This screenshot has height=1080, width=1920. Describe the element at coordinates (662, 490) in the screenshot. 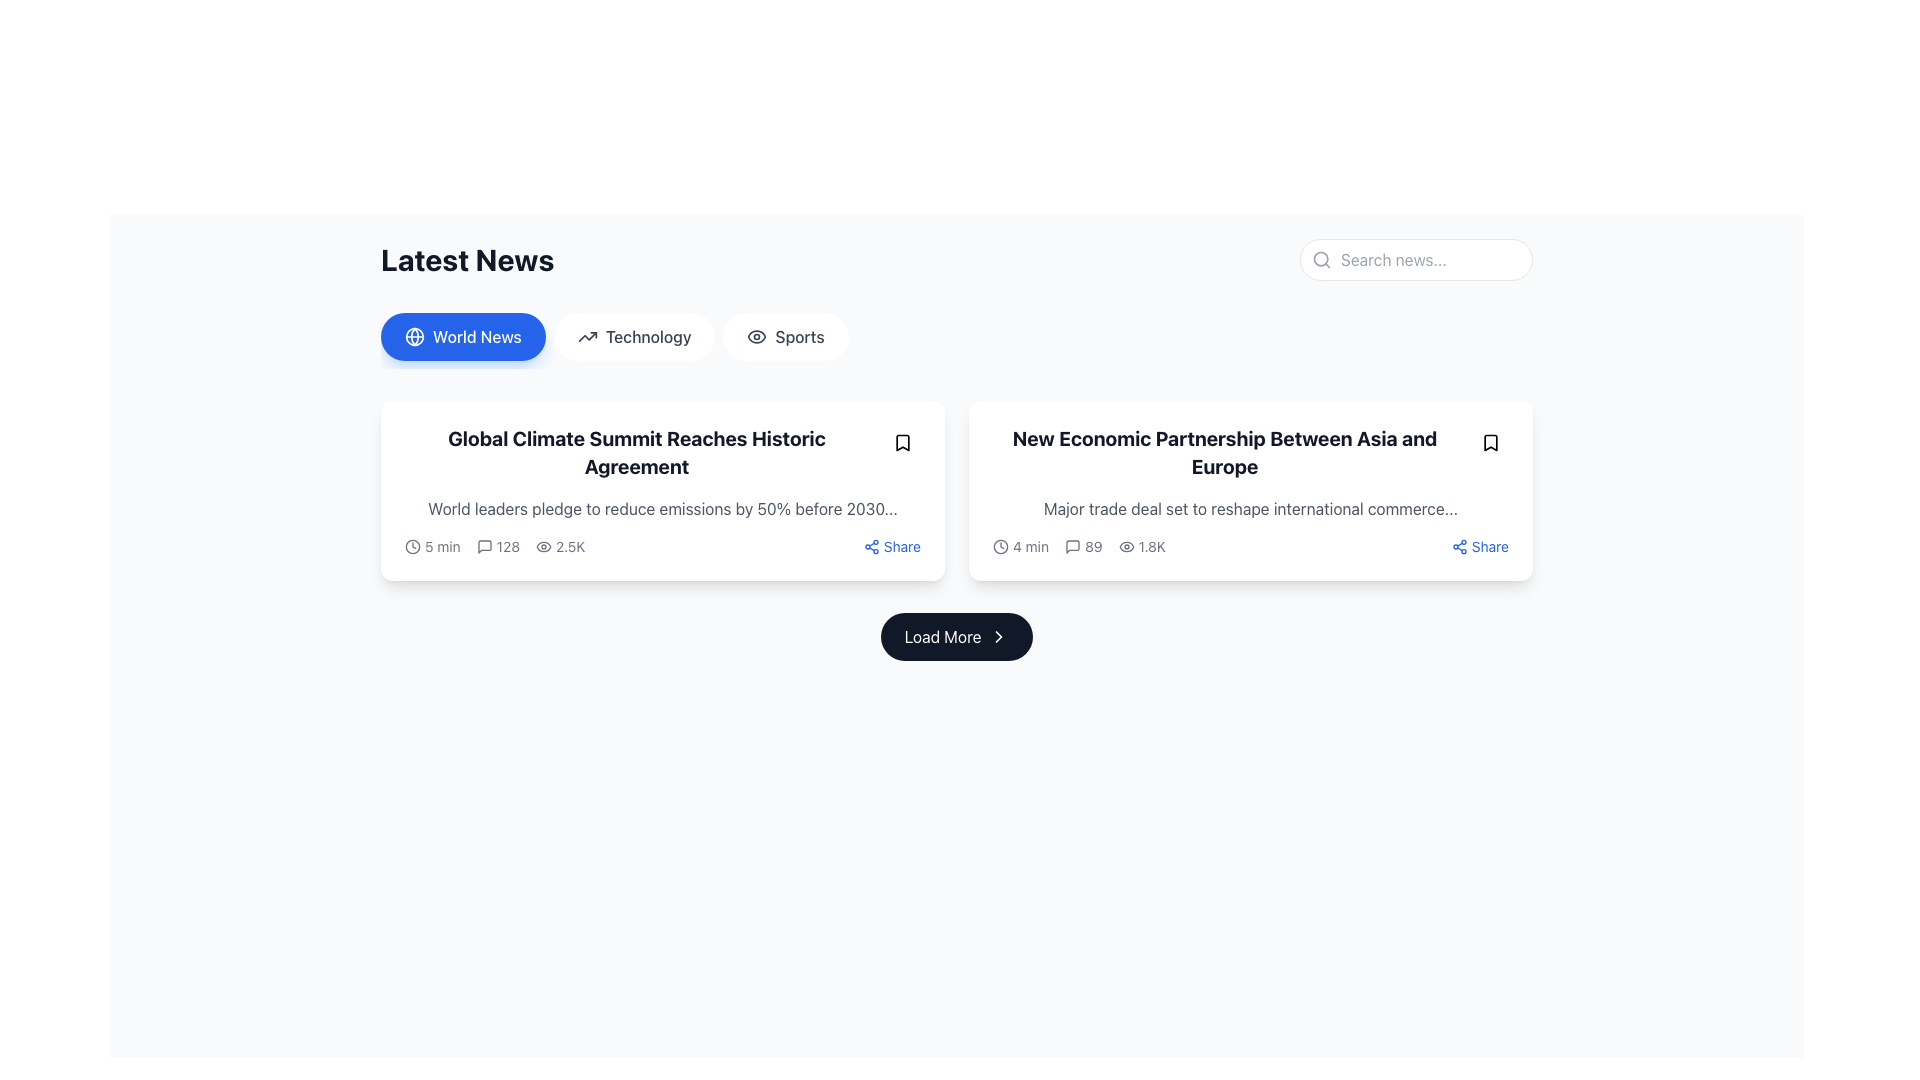

I see `the article preview card located at the top-left corner of the grid of articles` at that location.